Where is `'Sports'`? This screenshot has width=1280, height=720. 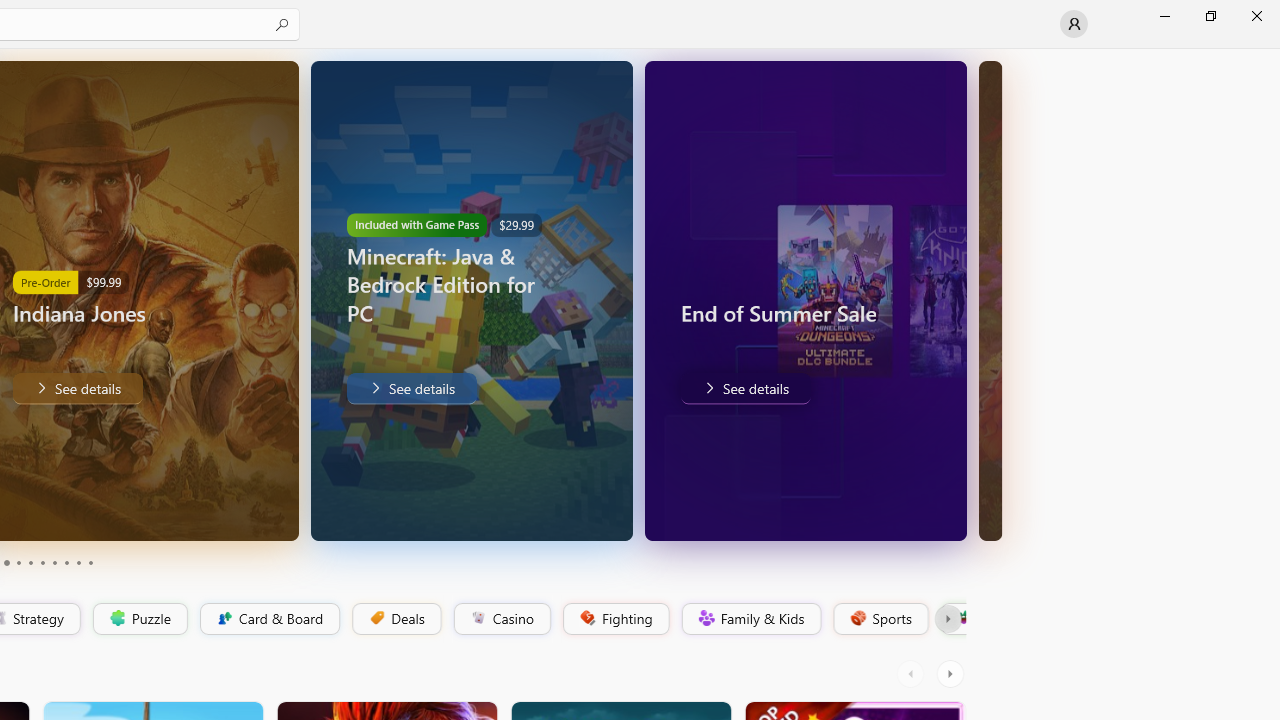
'Sports' is located at coordinates (879, 618).